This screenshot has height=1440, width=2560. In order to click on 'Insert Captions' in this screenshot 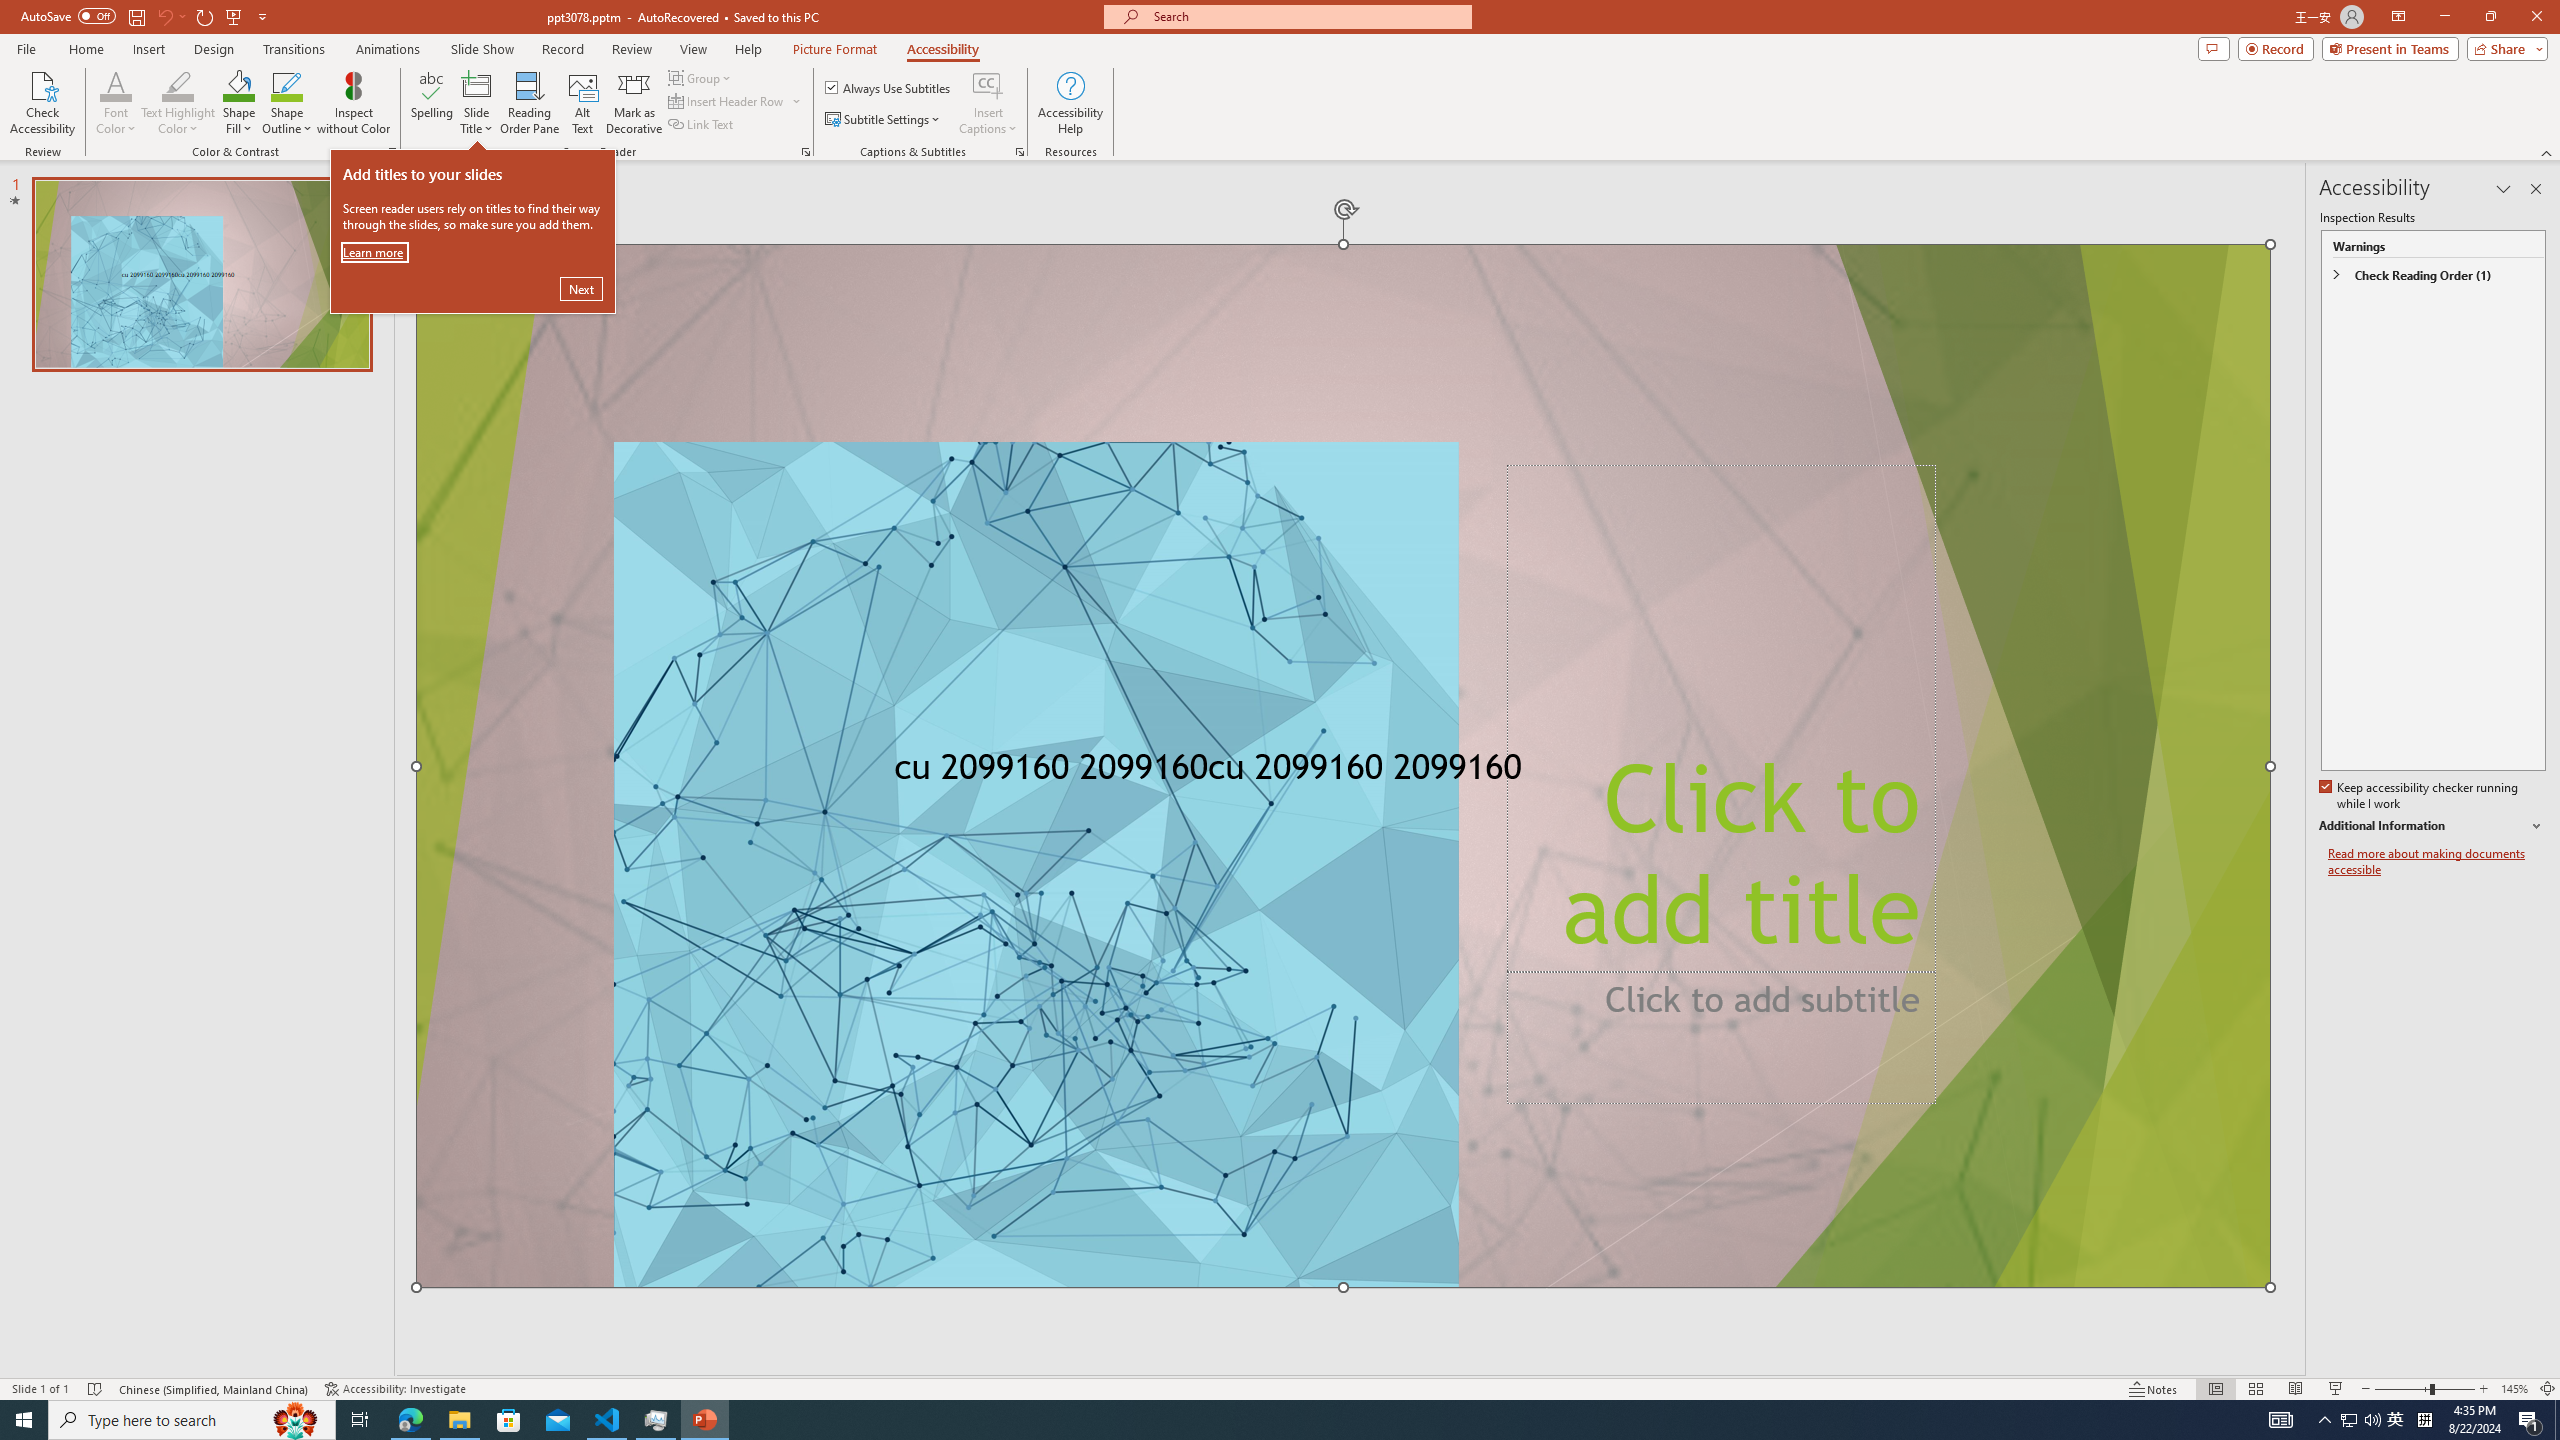, I will do `click(987, 84)`.